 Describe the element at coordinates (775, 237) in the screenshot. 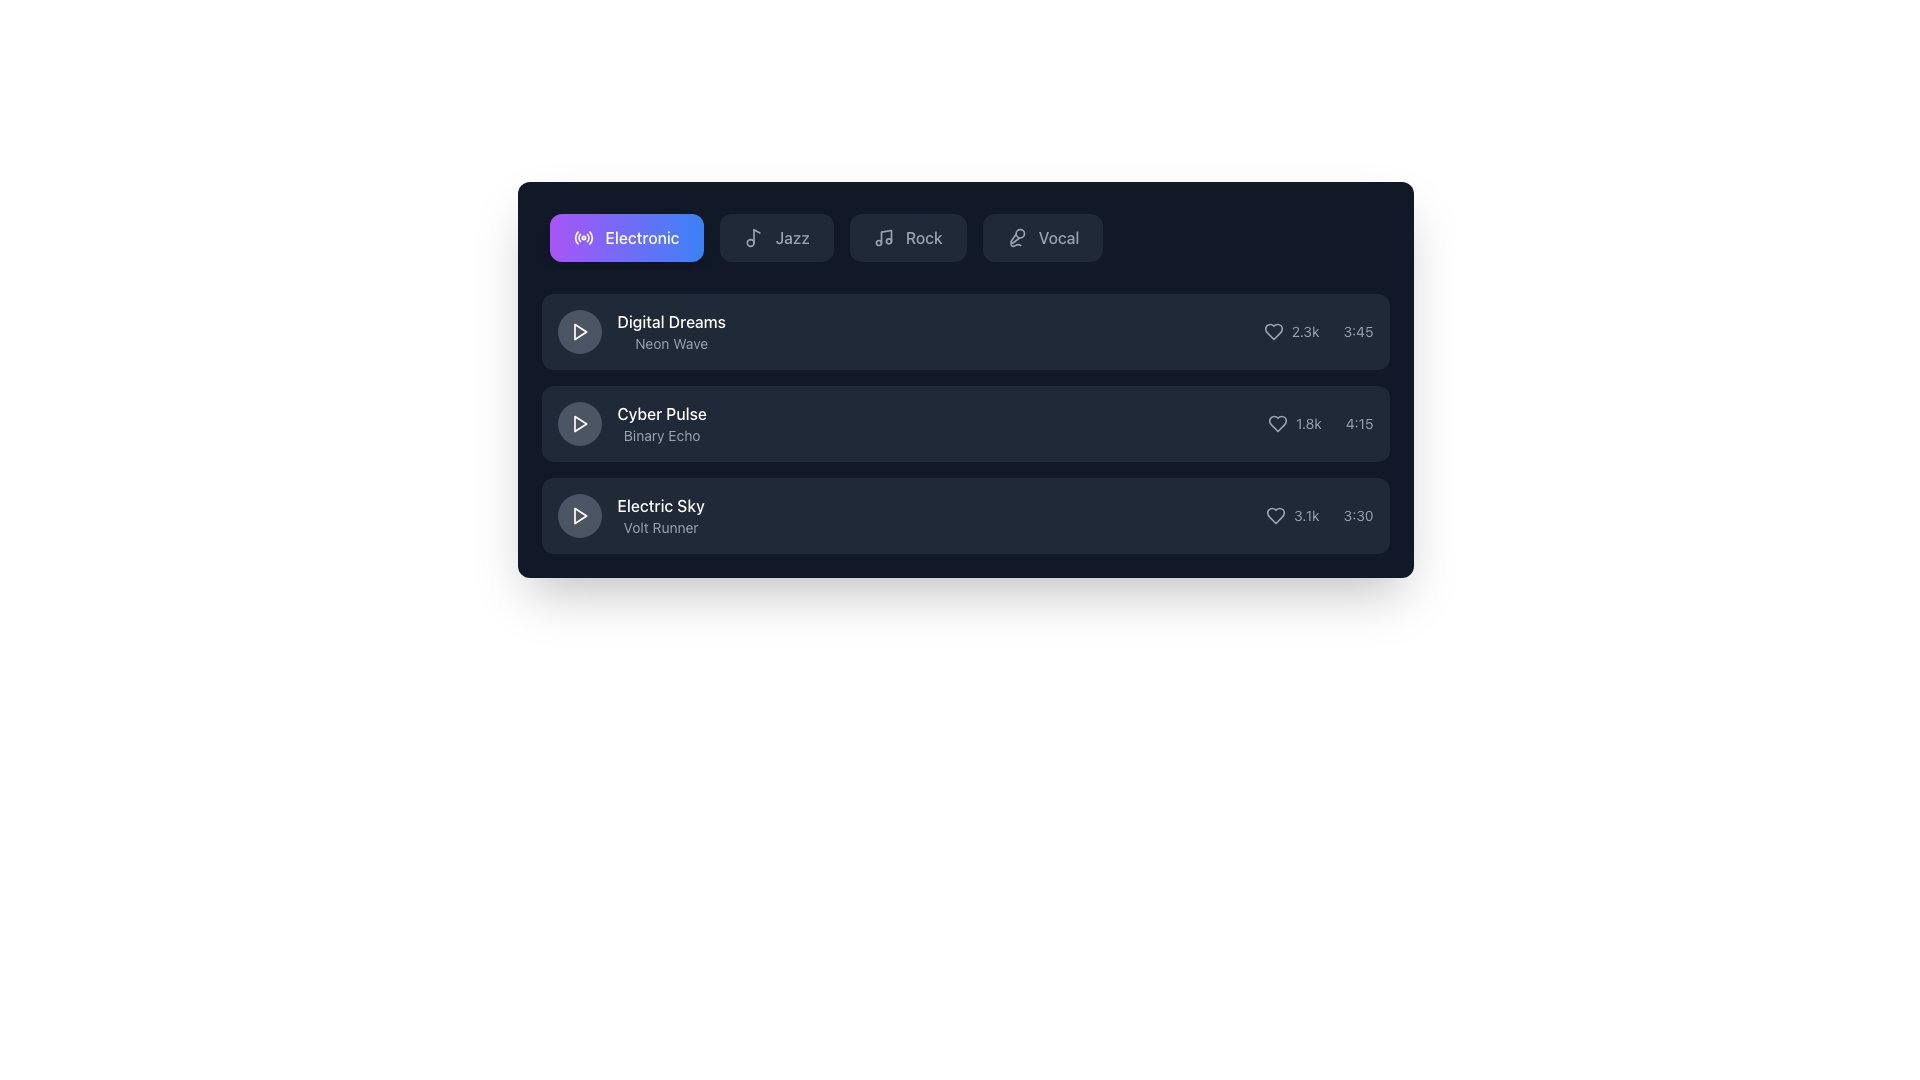

I see `the button labeled 'Jazz'` at that location.